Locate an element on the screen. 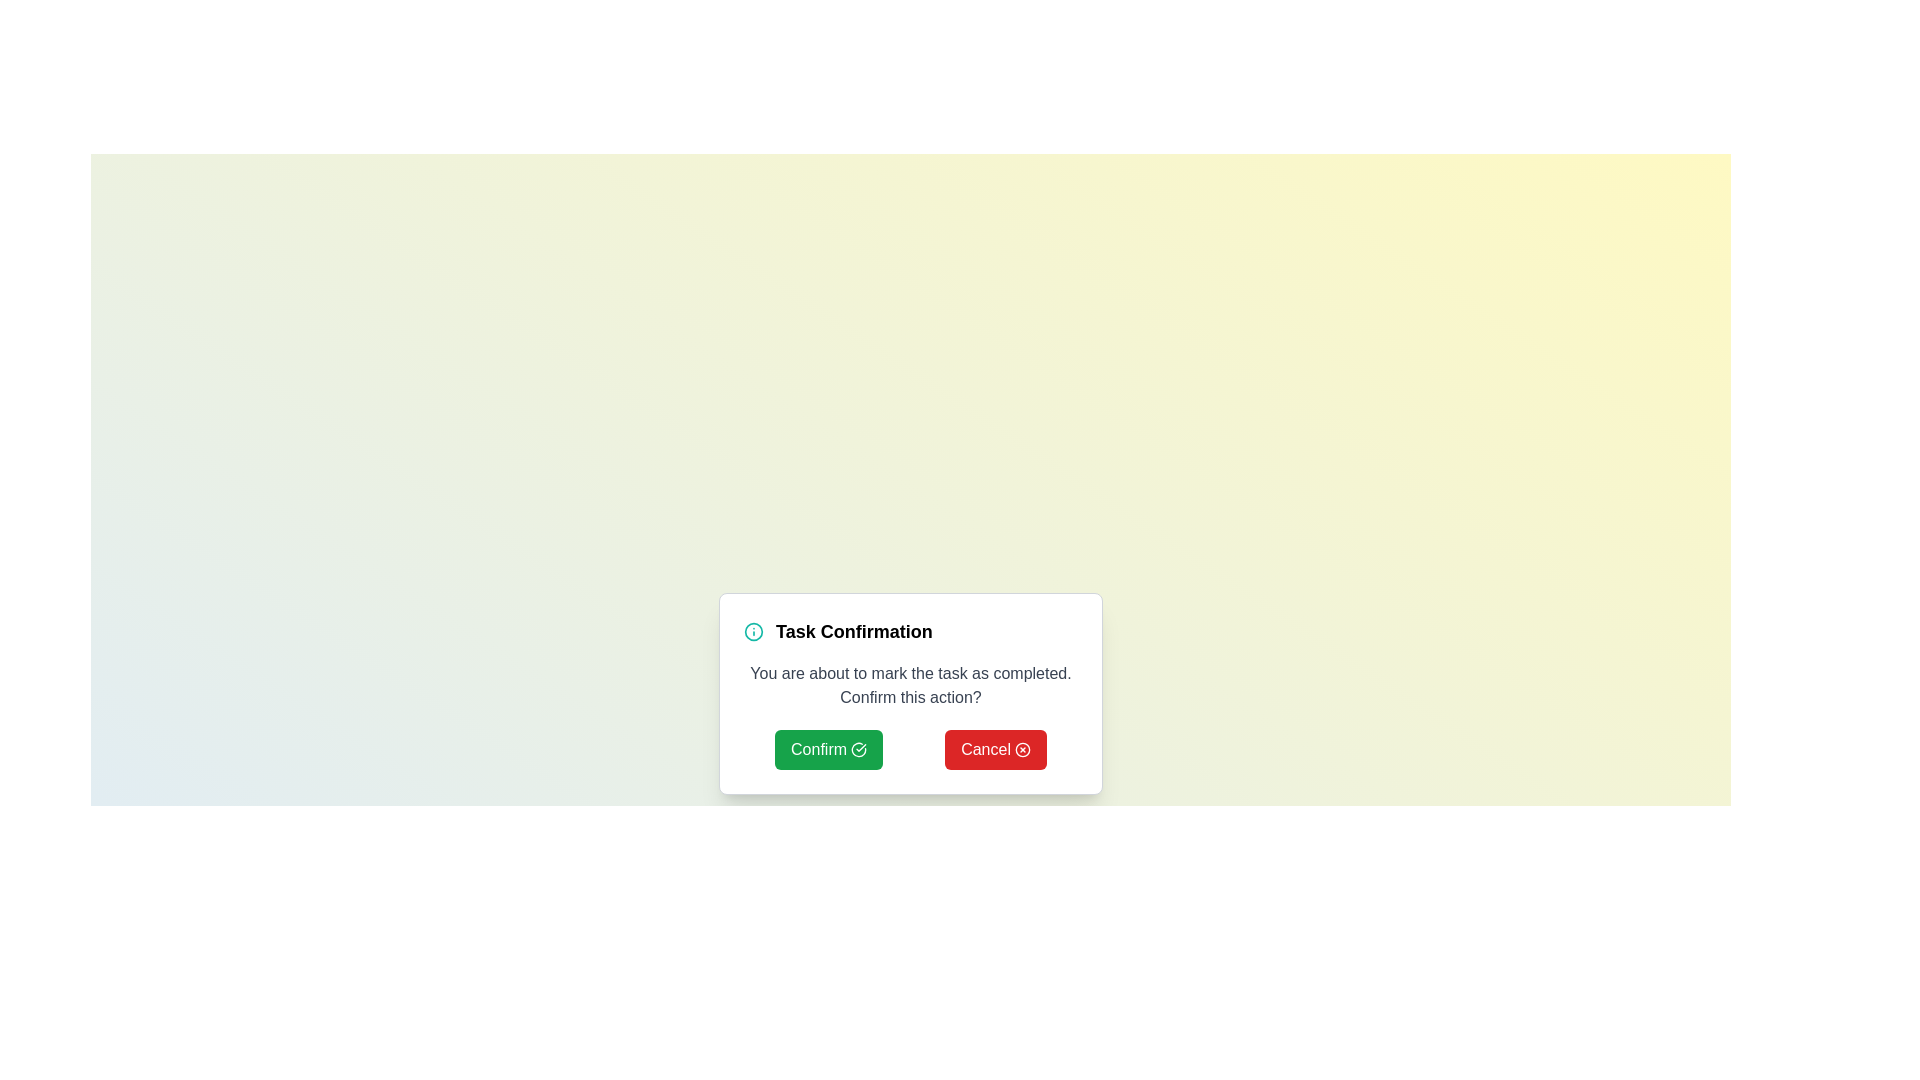 The image size is (1920, 1080). the 'Cancel' button is located at coordinates (996, 749).